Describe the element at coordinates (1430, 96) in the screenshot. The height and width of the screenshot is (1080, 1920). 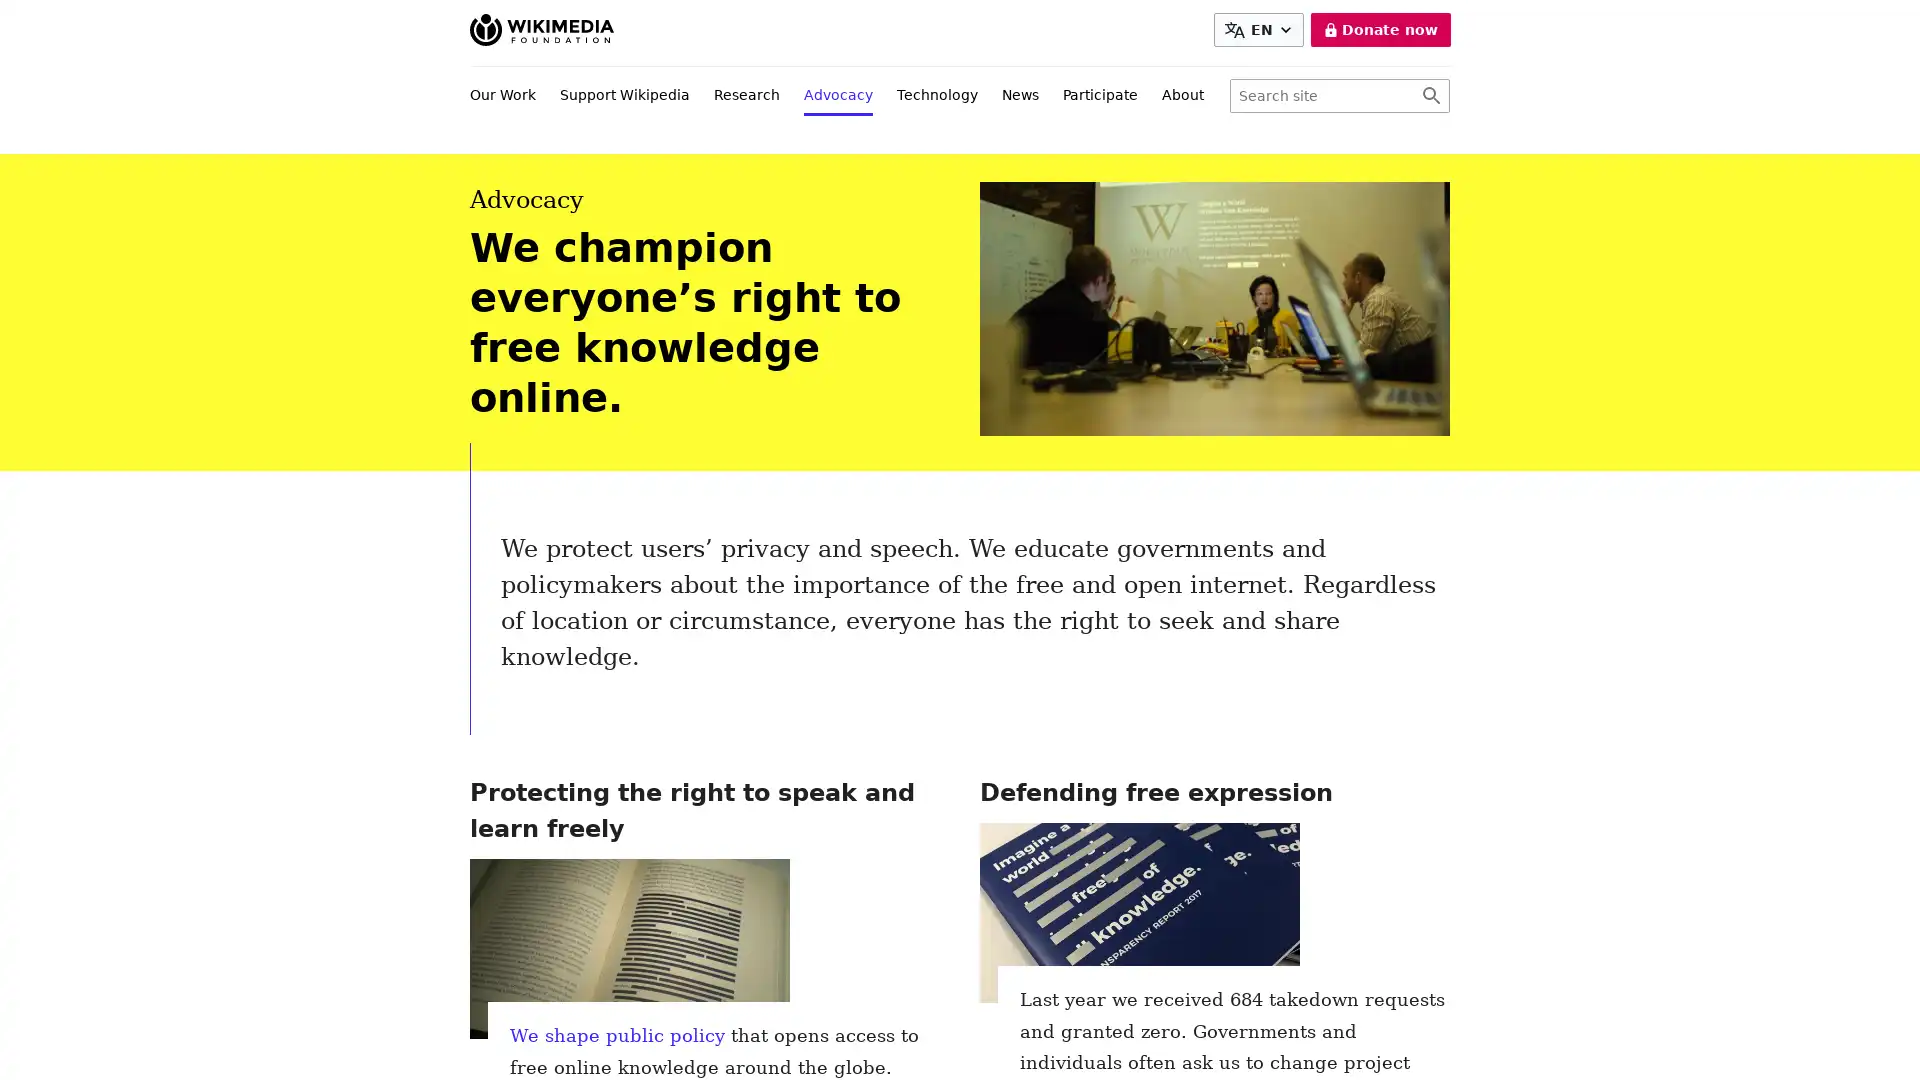
I see `Search` at that location.